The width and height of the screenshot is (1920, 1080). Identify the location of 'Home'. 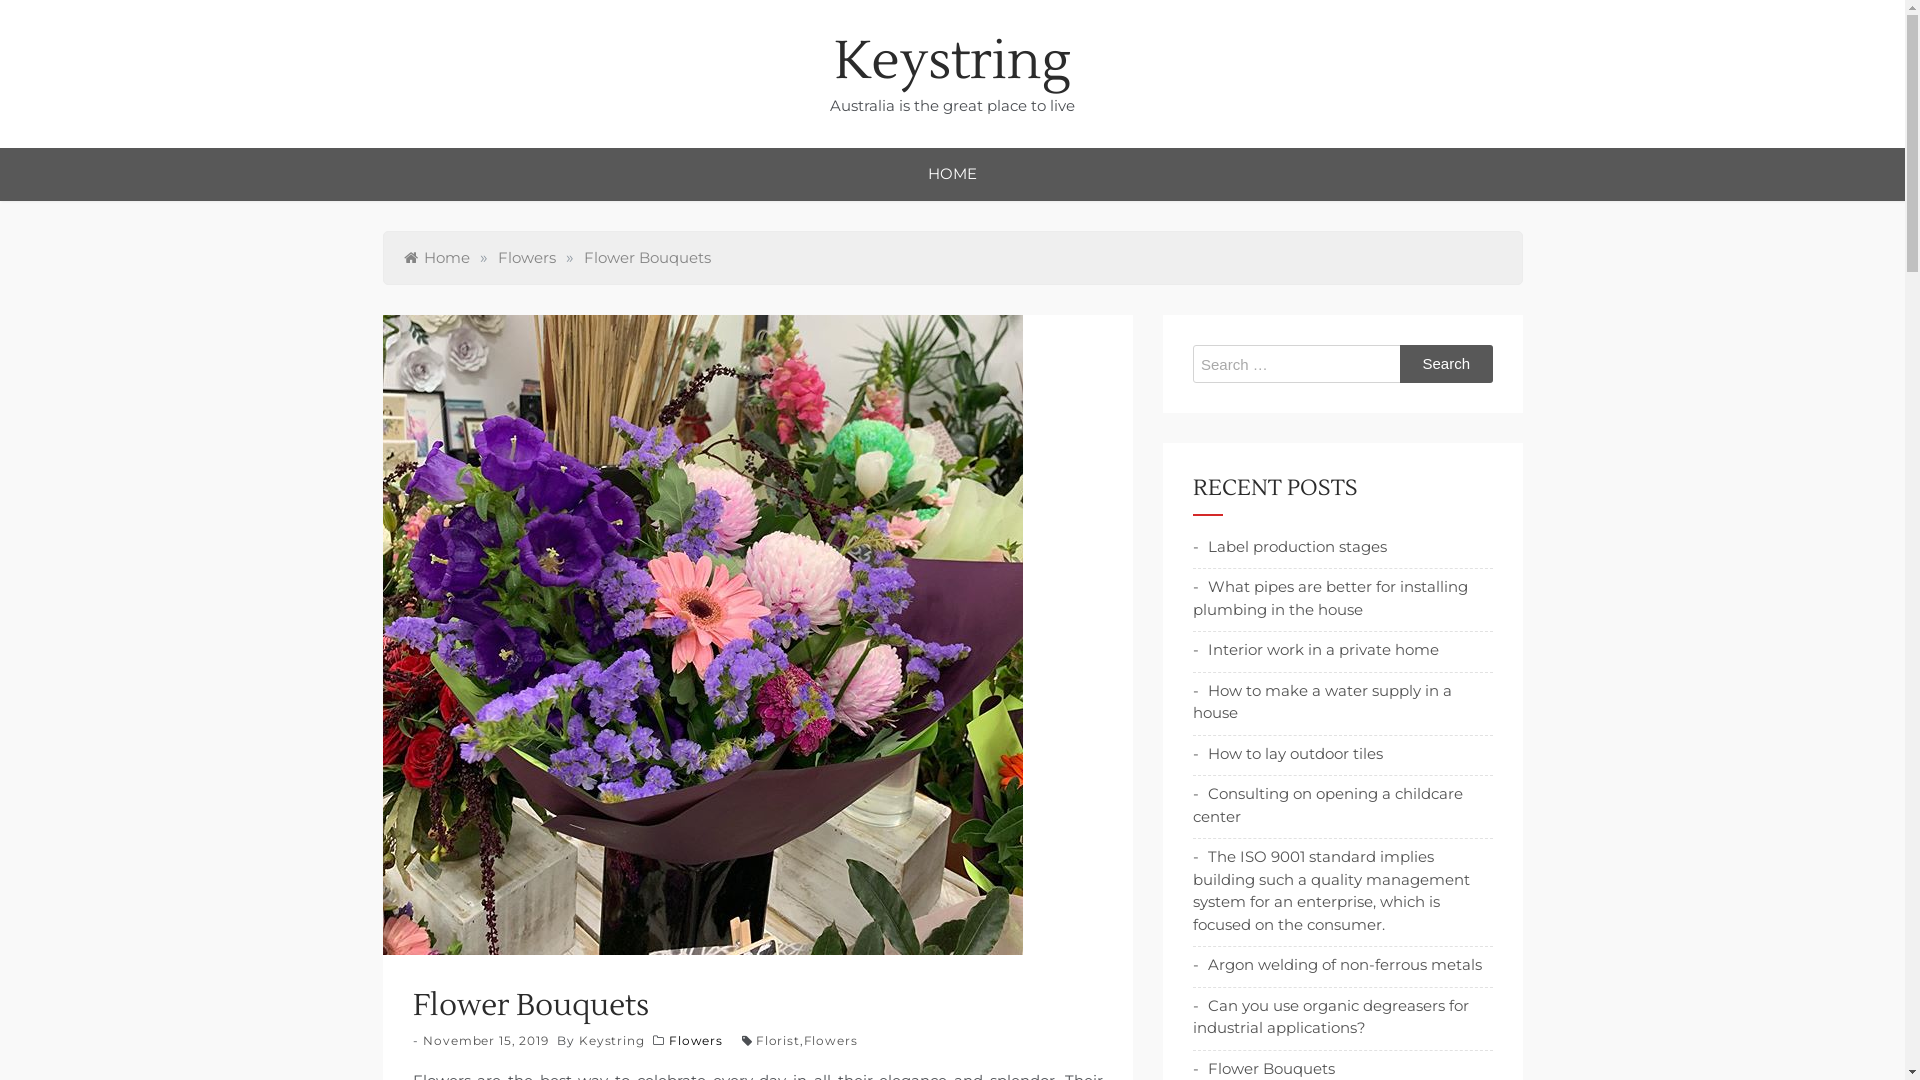
(435, 256).